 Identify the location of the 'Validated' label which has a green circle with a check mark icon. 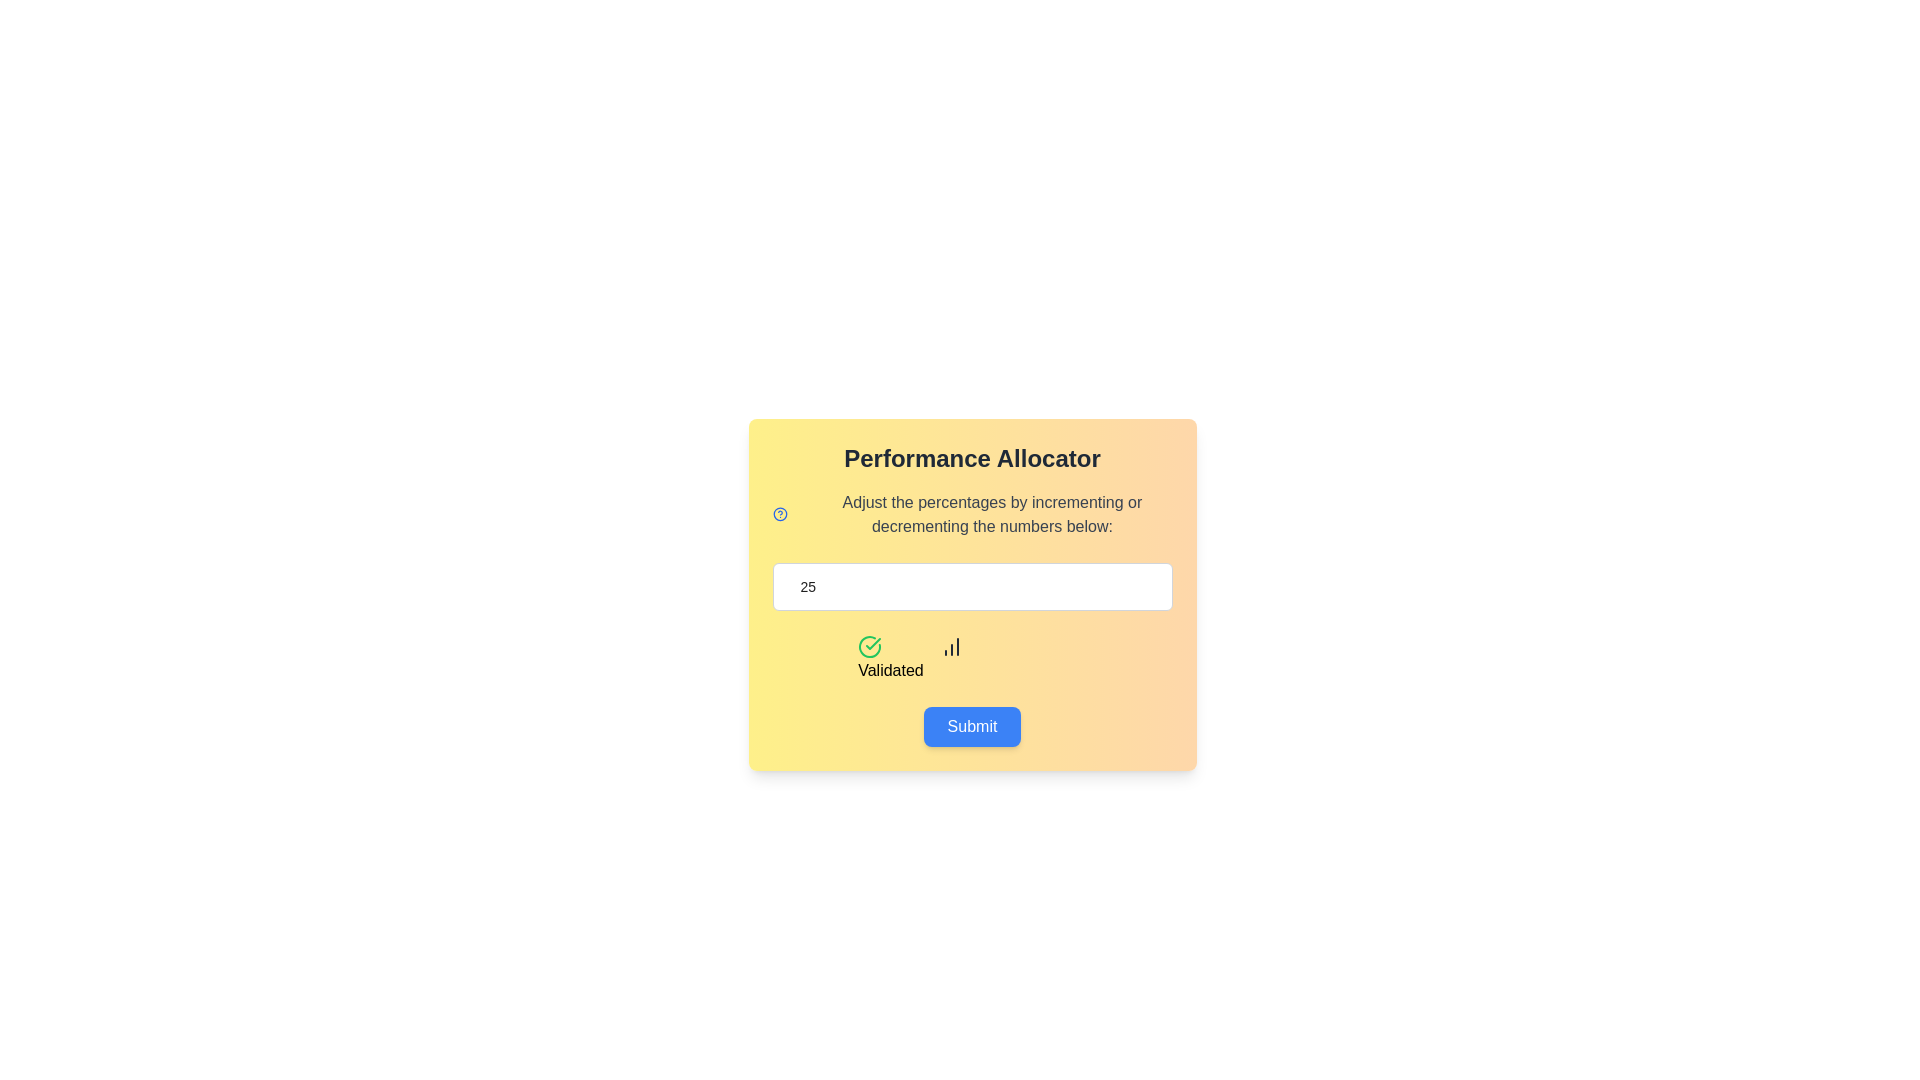
(889, 659).